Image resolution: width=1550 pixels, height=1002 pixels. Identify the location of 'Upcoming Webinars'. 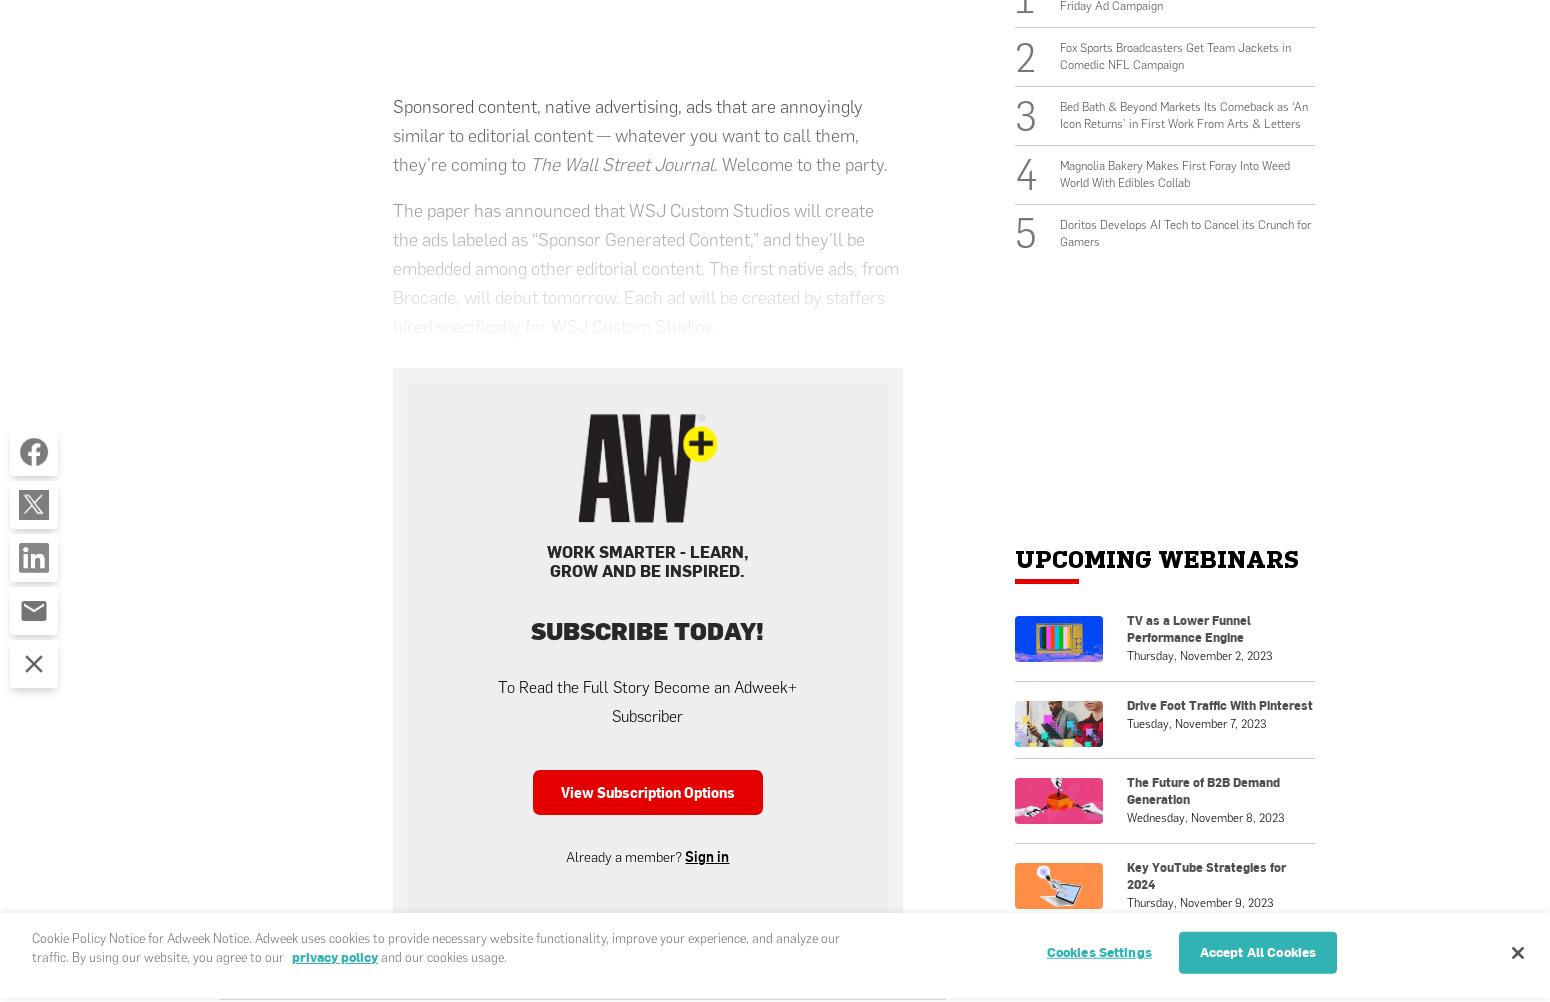
(1014, 559).